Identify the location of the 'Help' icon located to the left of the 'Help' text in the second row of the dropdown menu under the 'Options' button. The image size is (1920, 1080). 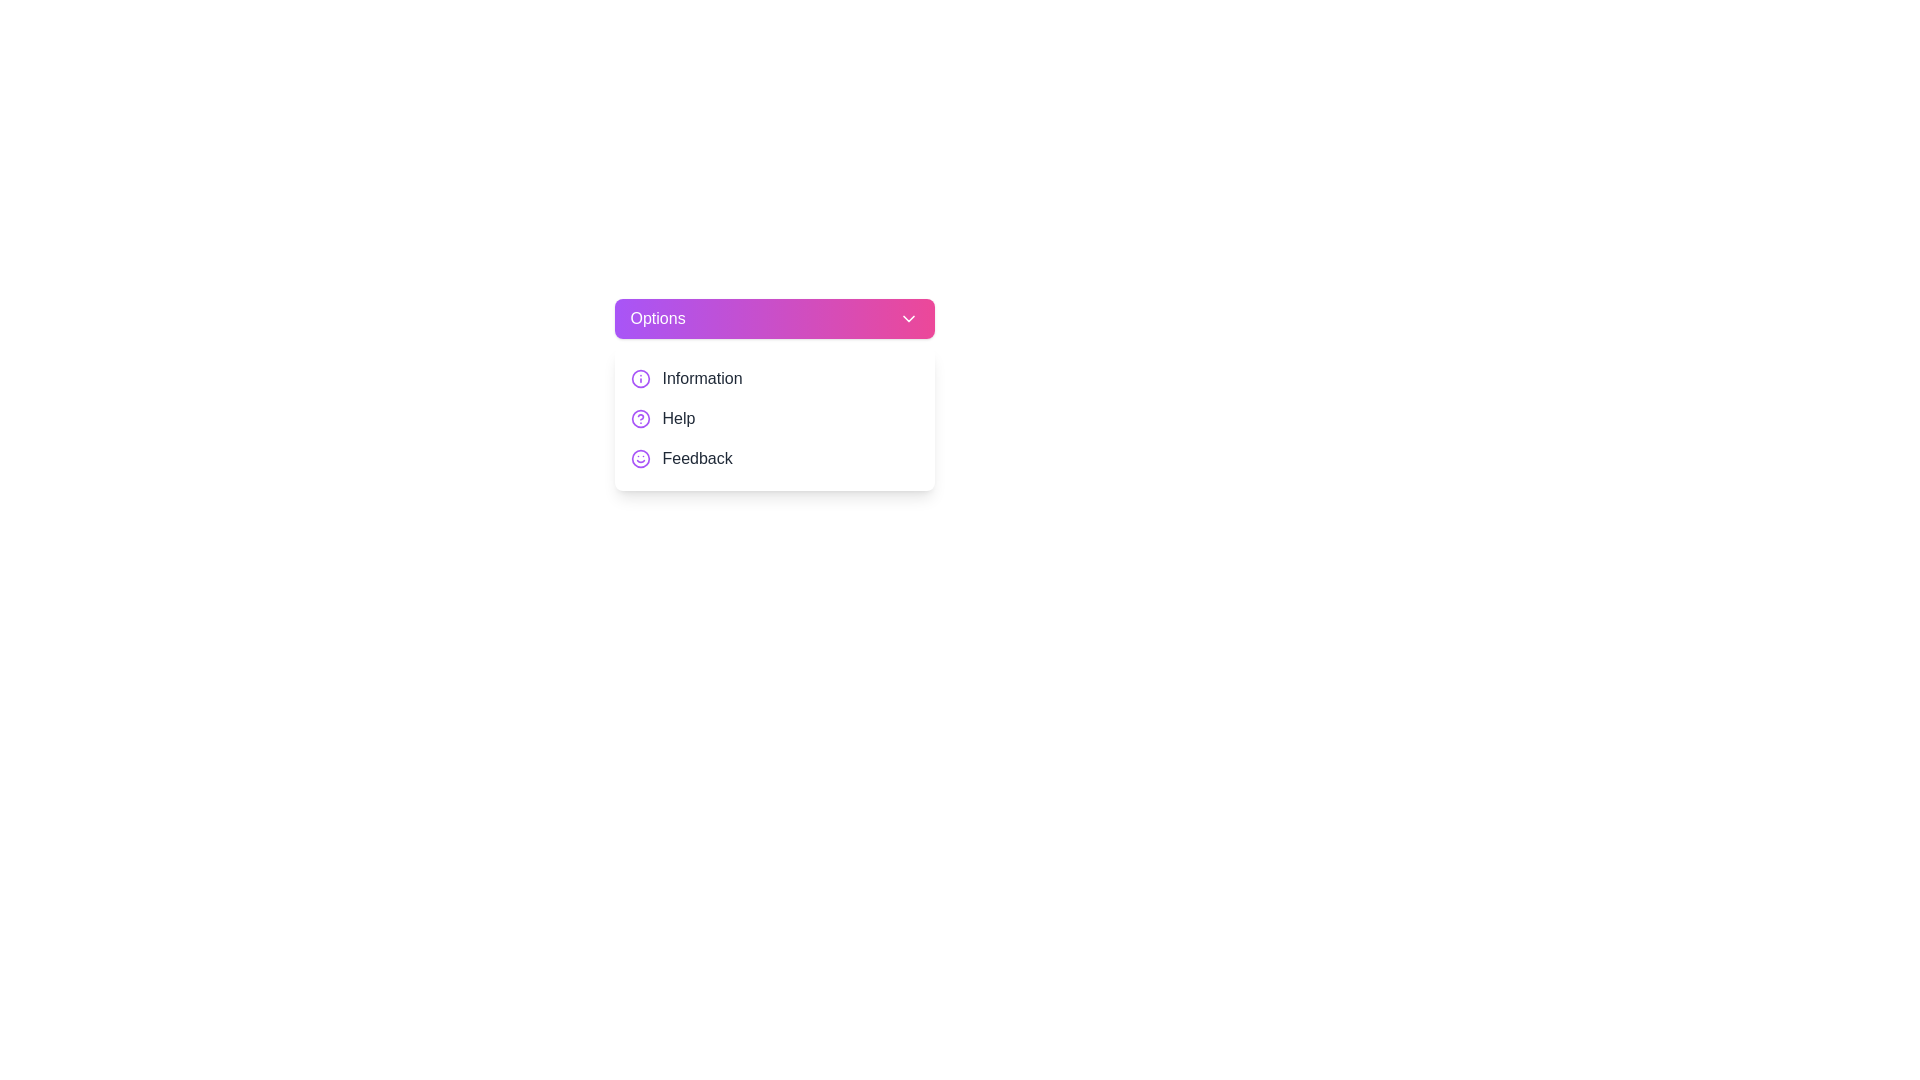
(640, 418).